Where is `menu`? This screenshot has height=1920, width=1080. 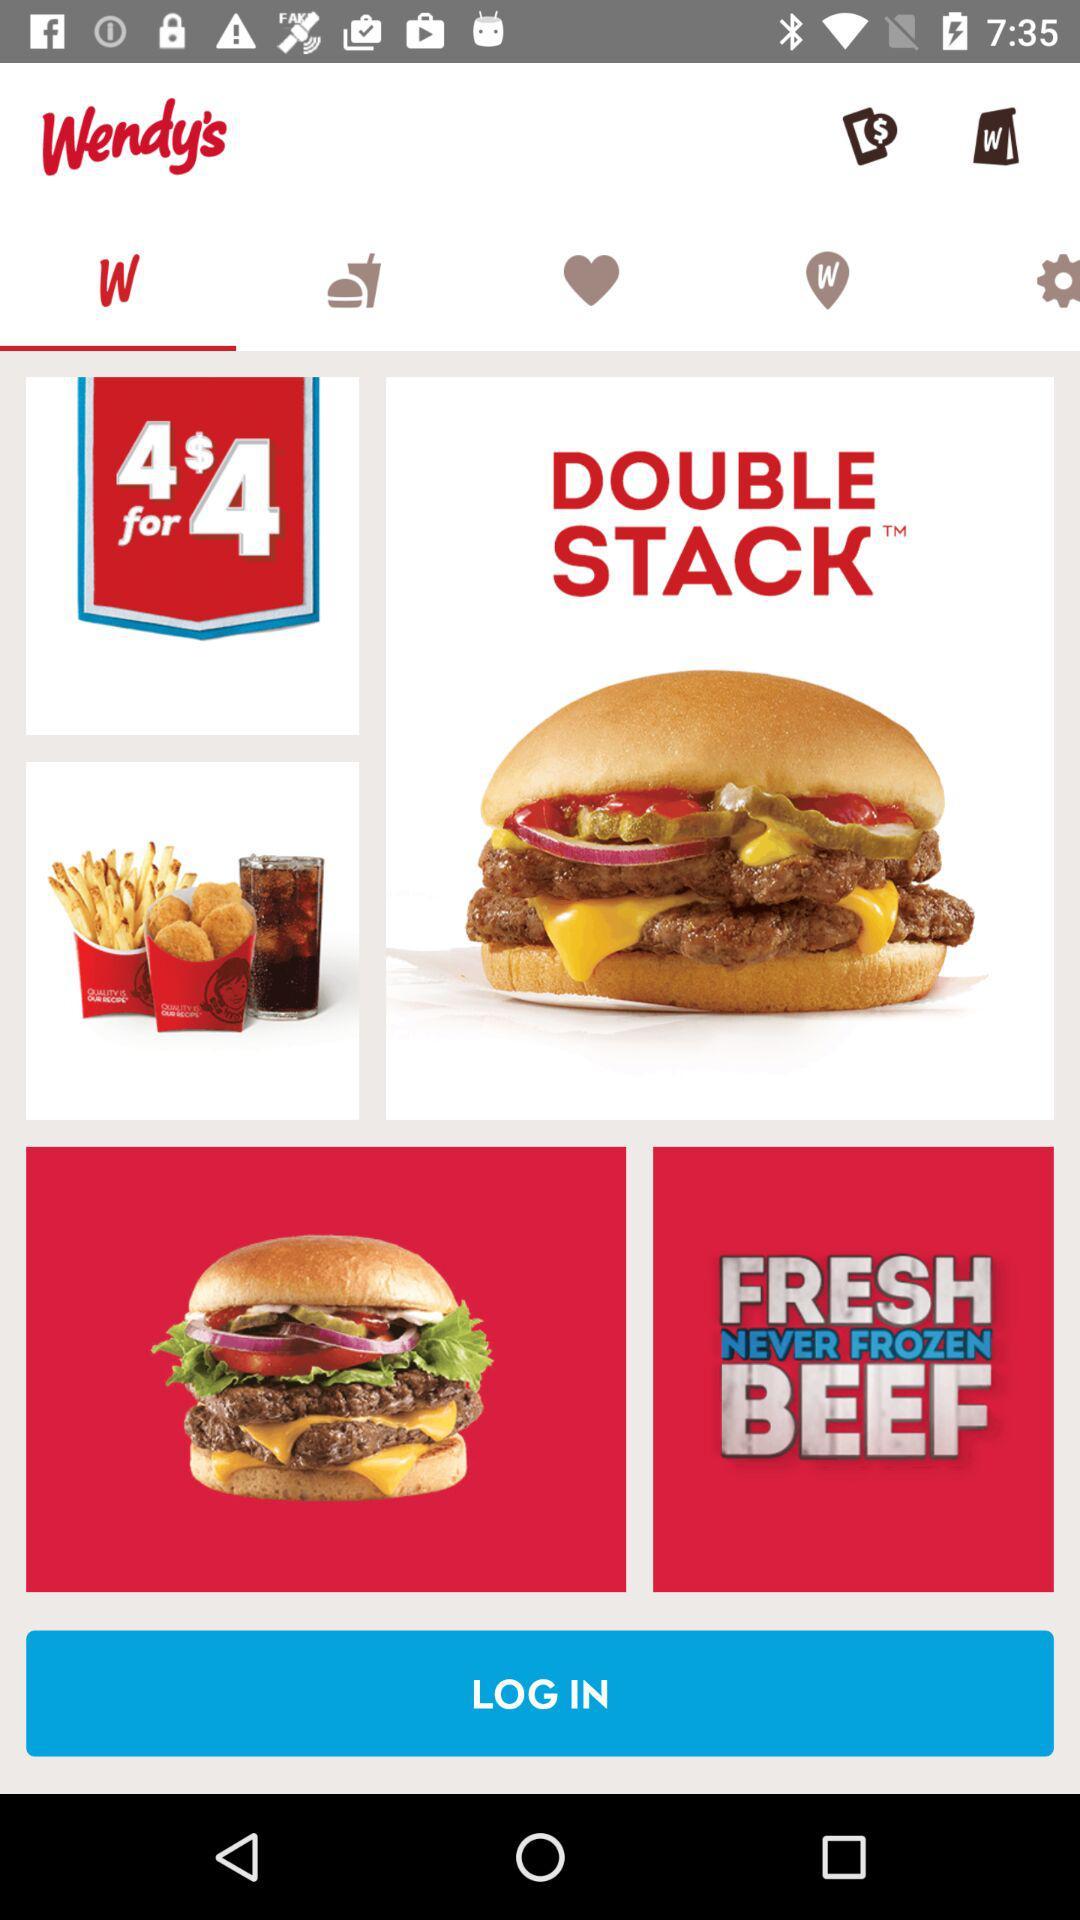
menu is located at coordinates (353, 279).